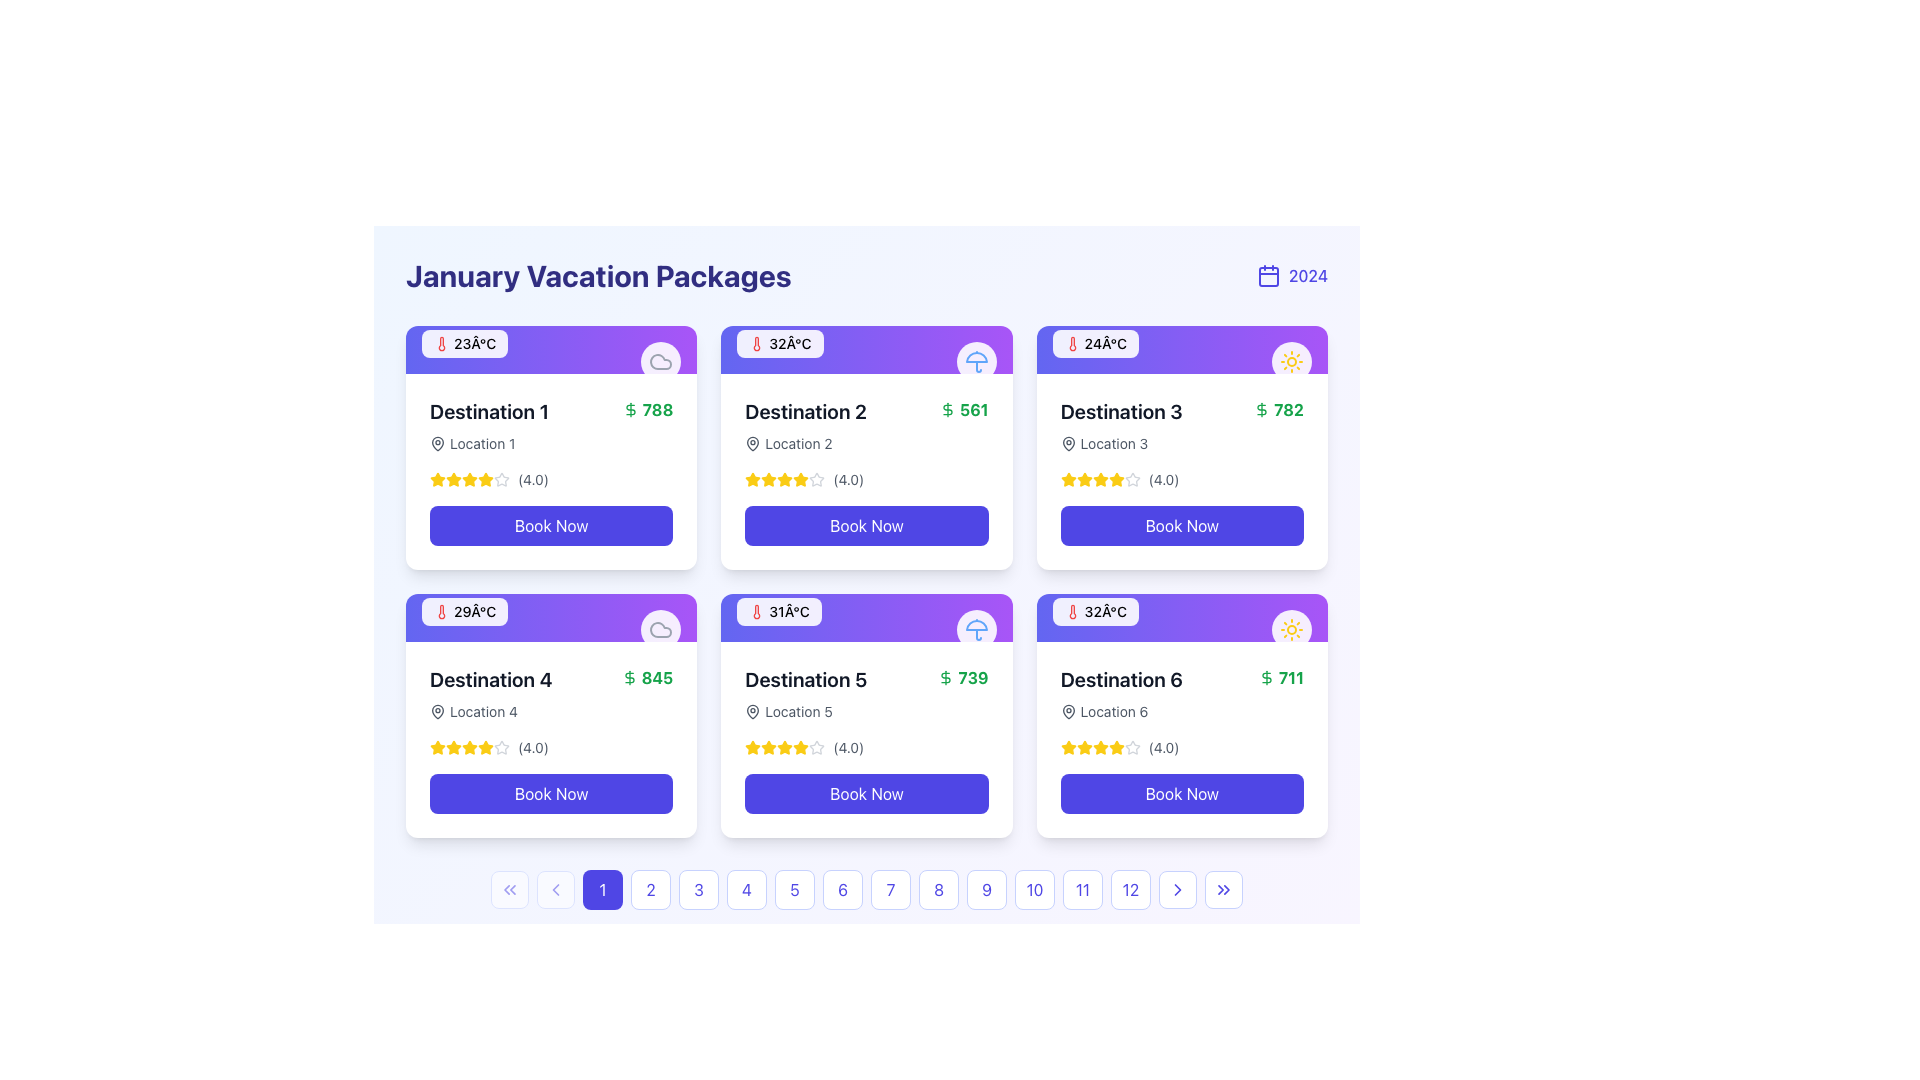 Image resolution: width=1920 pixels, height=1080 pixels. Describe the element at coordinates (1071, 611) in the screenshot. I see `the thermometer icon representing the temperature condition for 'Destination 6' with a displayed temperature of 32°C` at that location.